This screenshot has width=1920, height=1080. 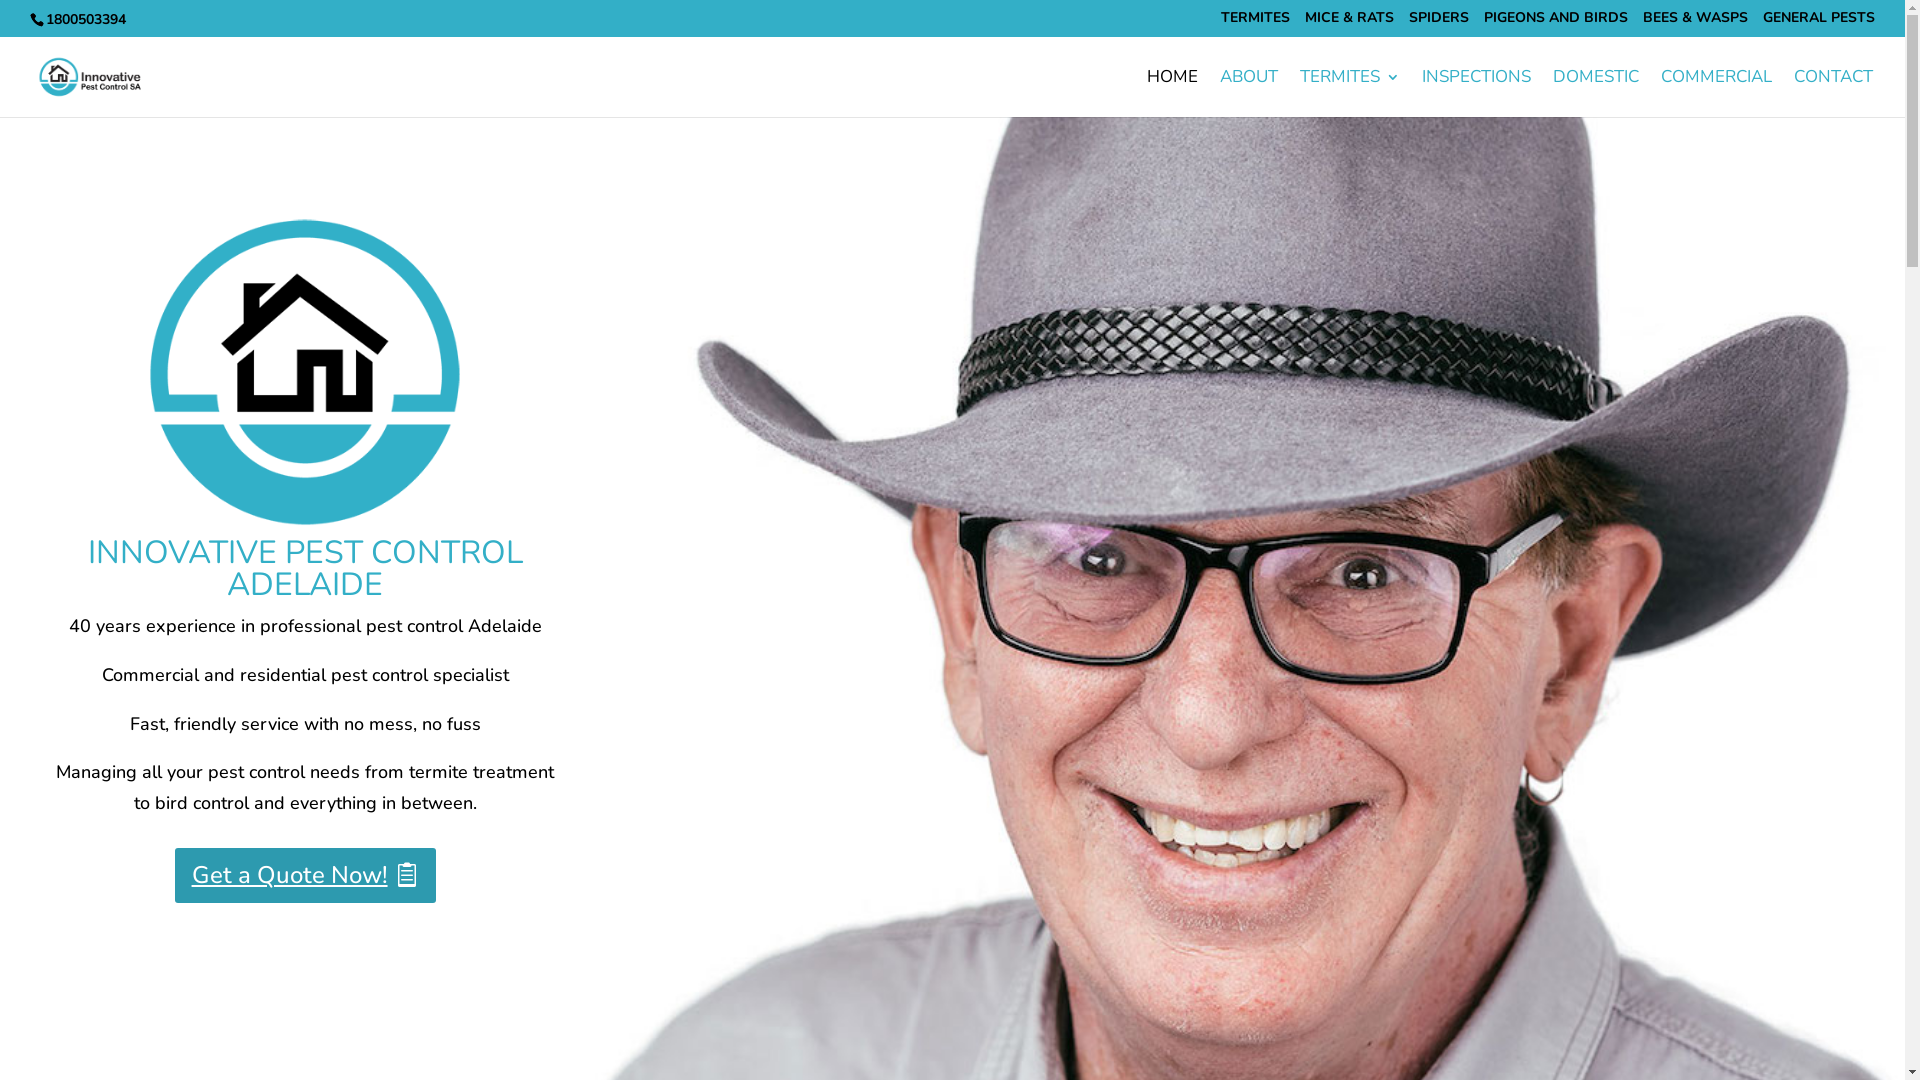 What do you see at coordinates (1595, 93) in the screenshot?
I see `'DOMESTIC'` at bounding box center [1595, 93].